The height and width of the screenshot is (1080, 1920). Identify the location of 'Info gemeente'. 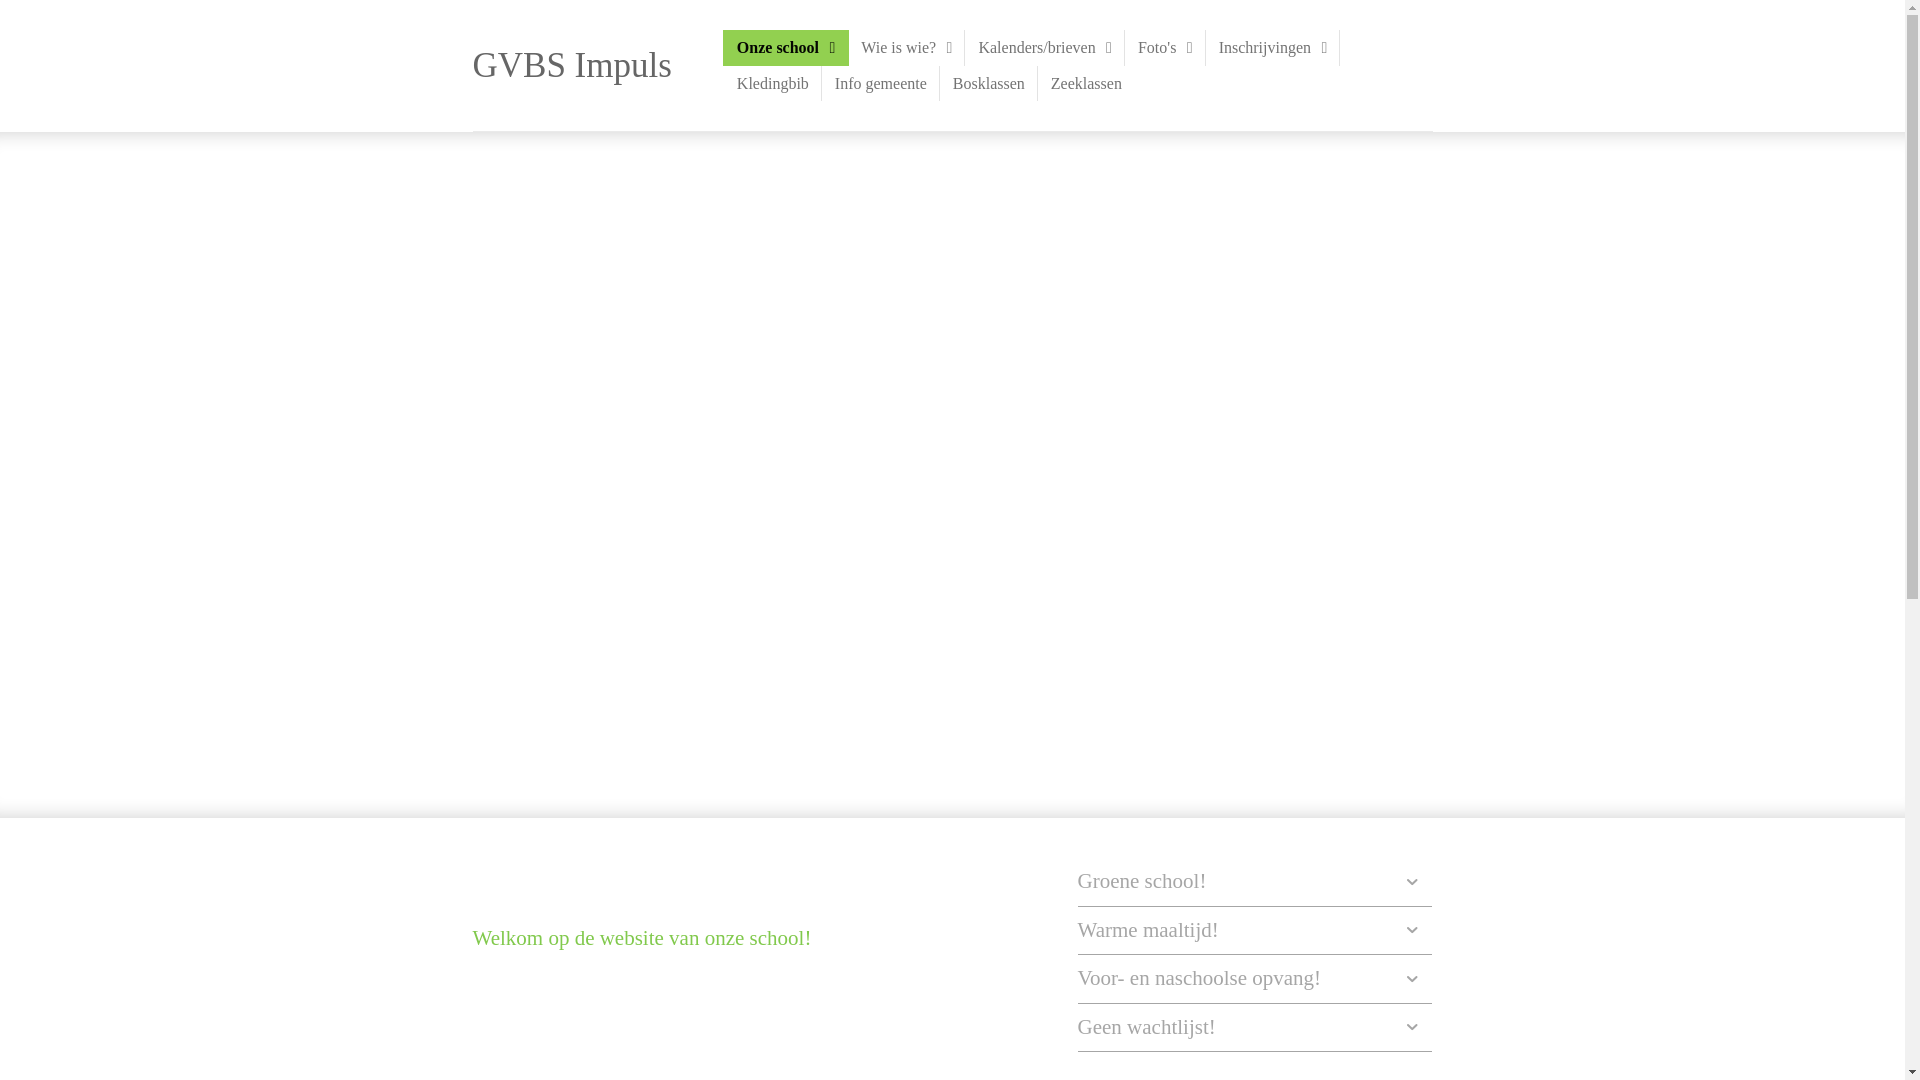
(880, 83).